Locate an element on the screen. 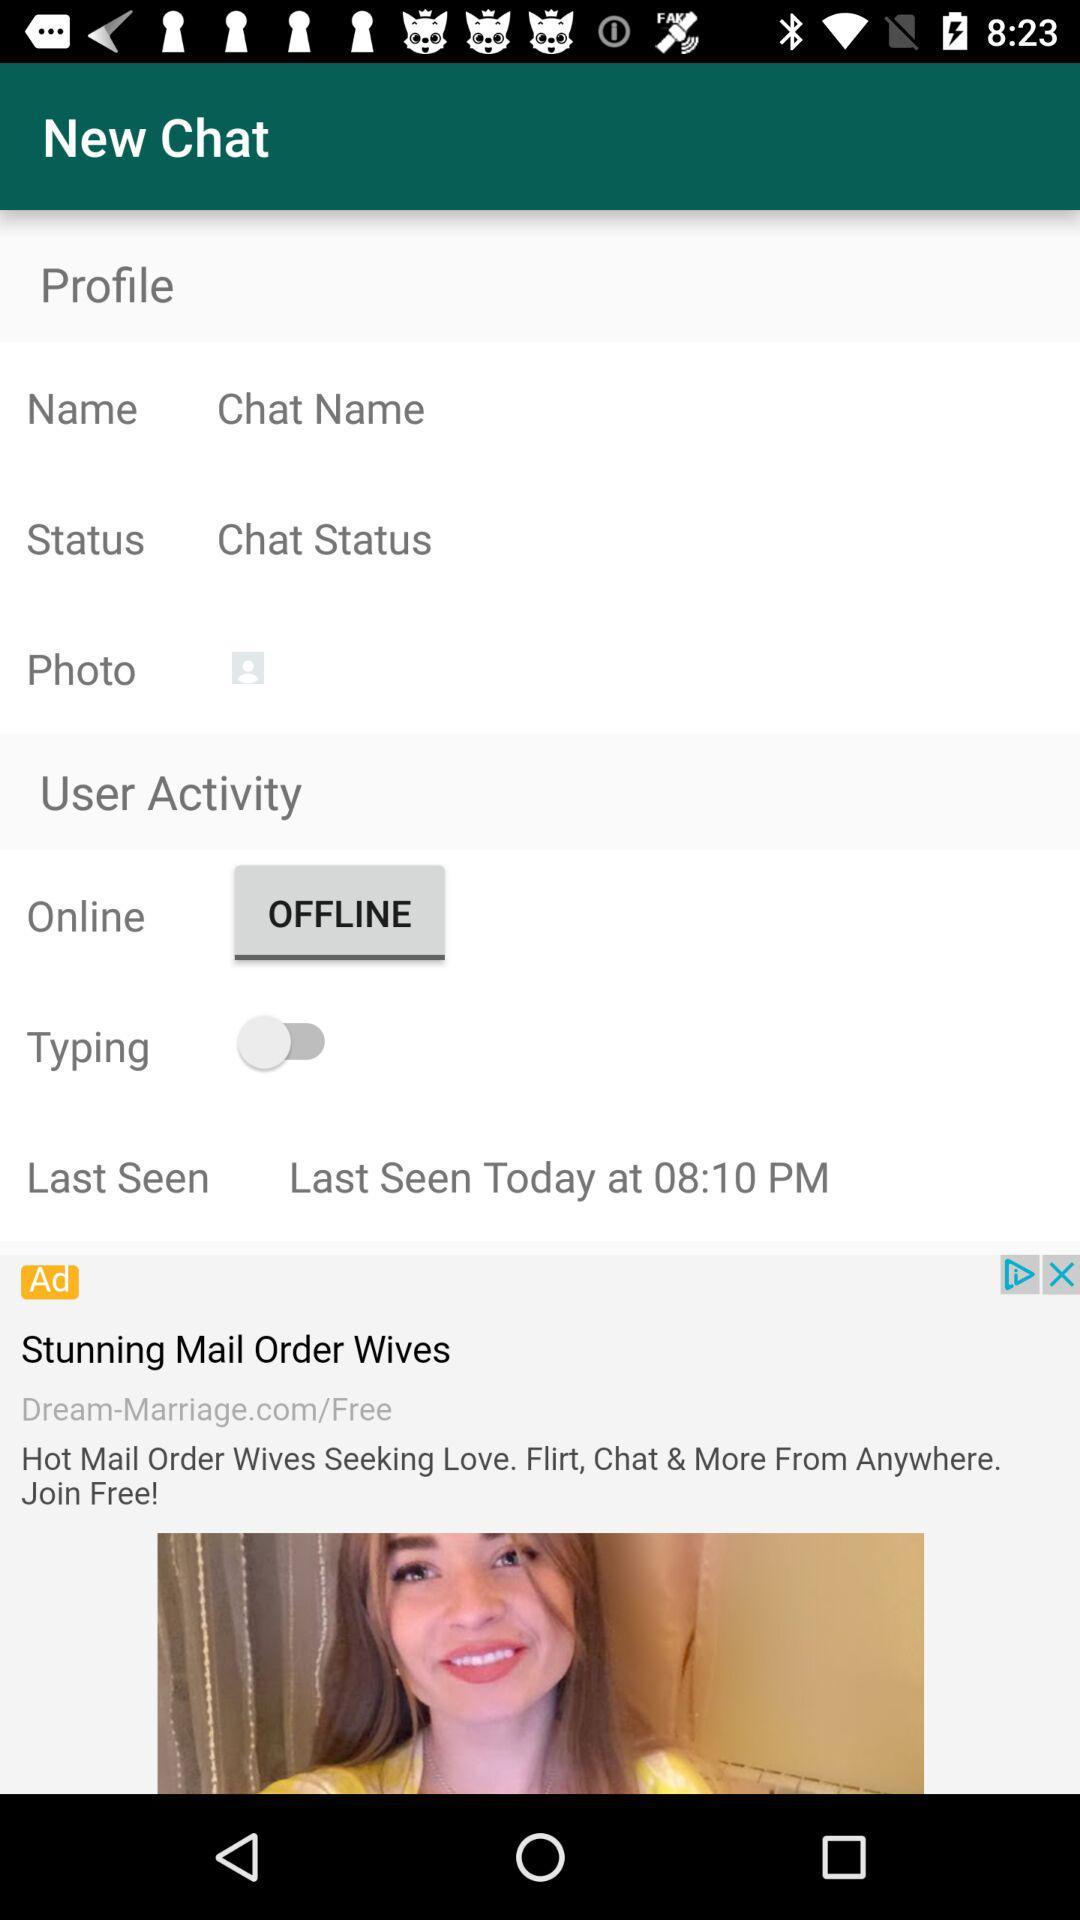 This screenshot has width=1080, height=1920. chat status is located at coordinates (648, 537).